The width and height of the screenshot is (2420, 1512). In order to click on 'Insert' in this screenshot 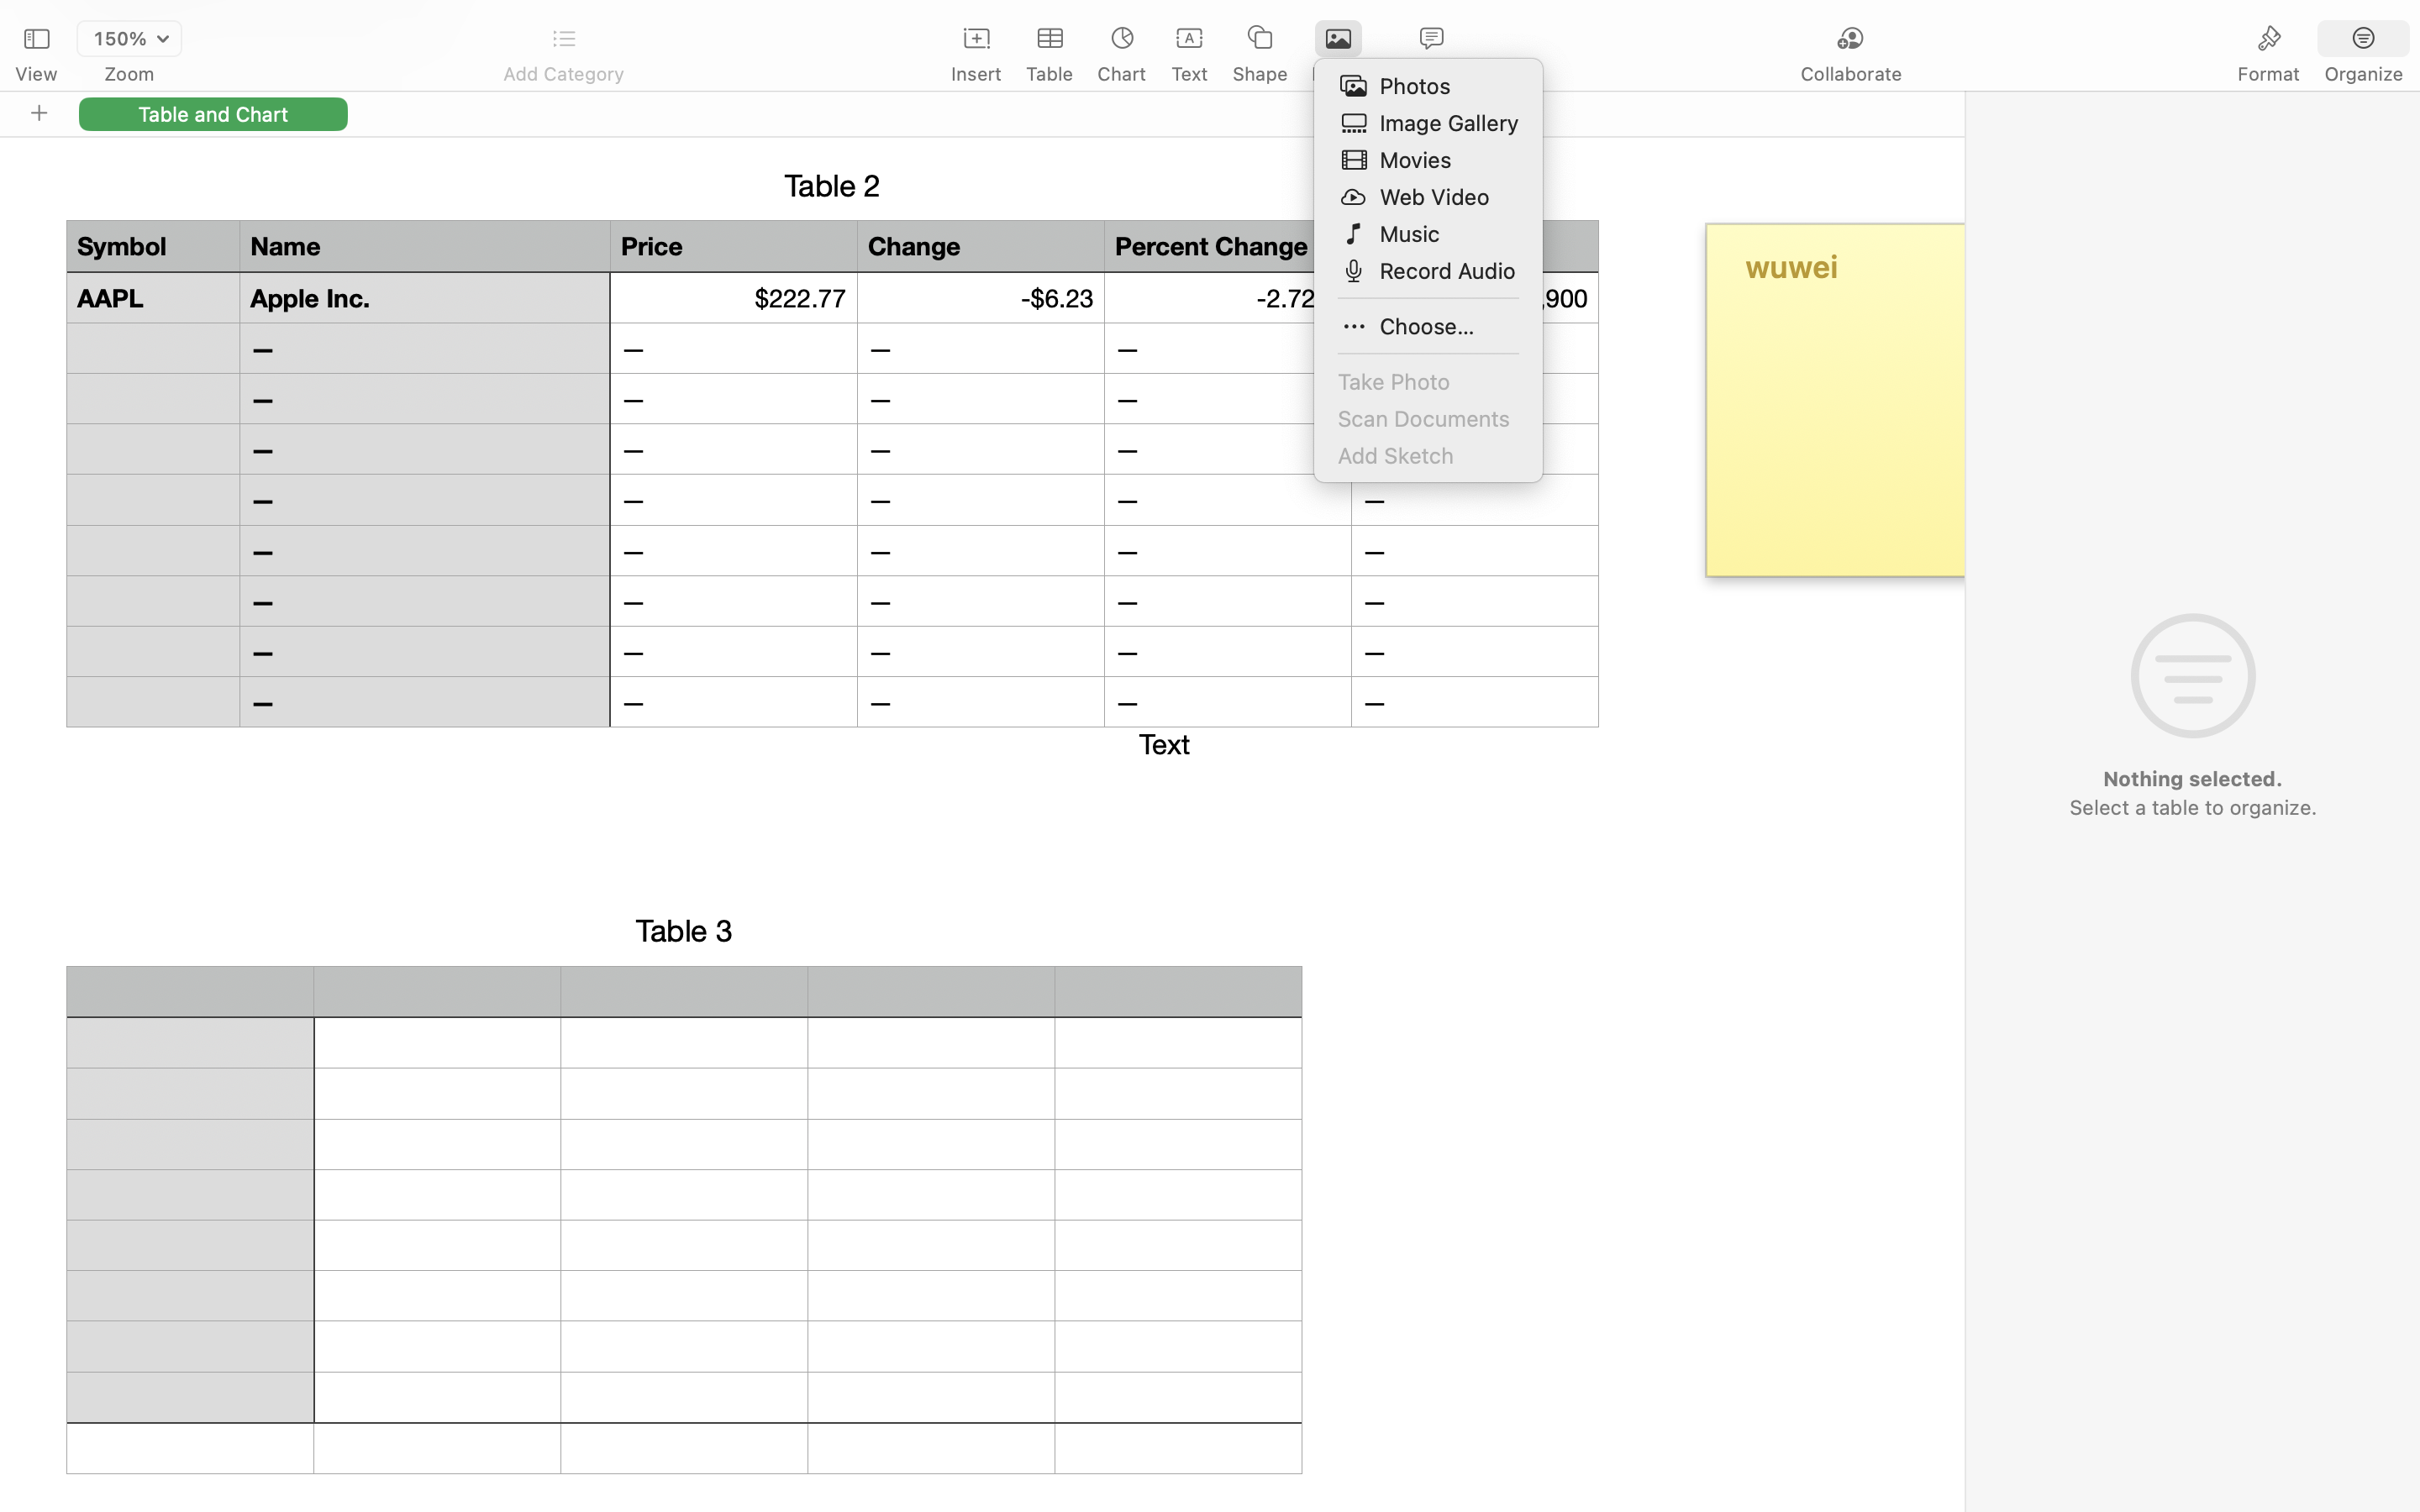, I will do `click(976, 74)`.